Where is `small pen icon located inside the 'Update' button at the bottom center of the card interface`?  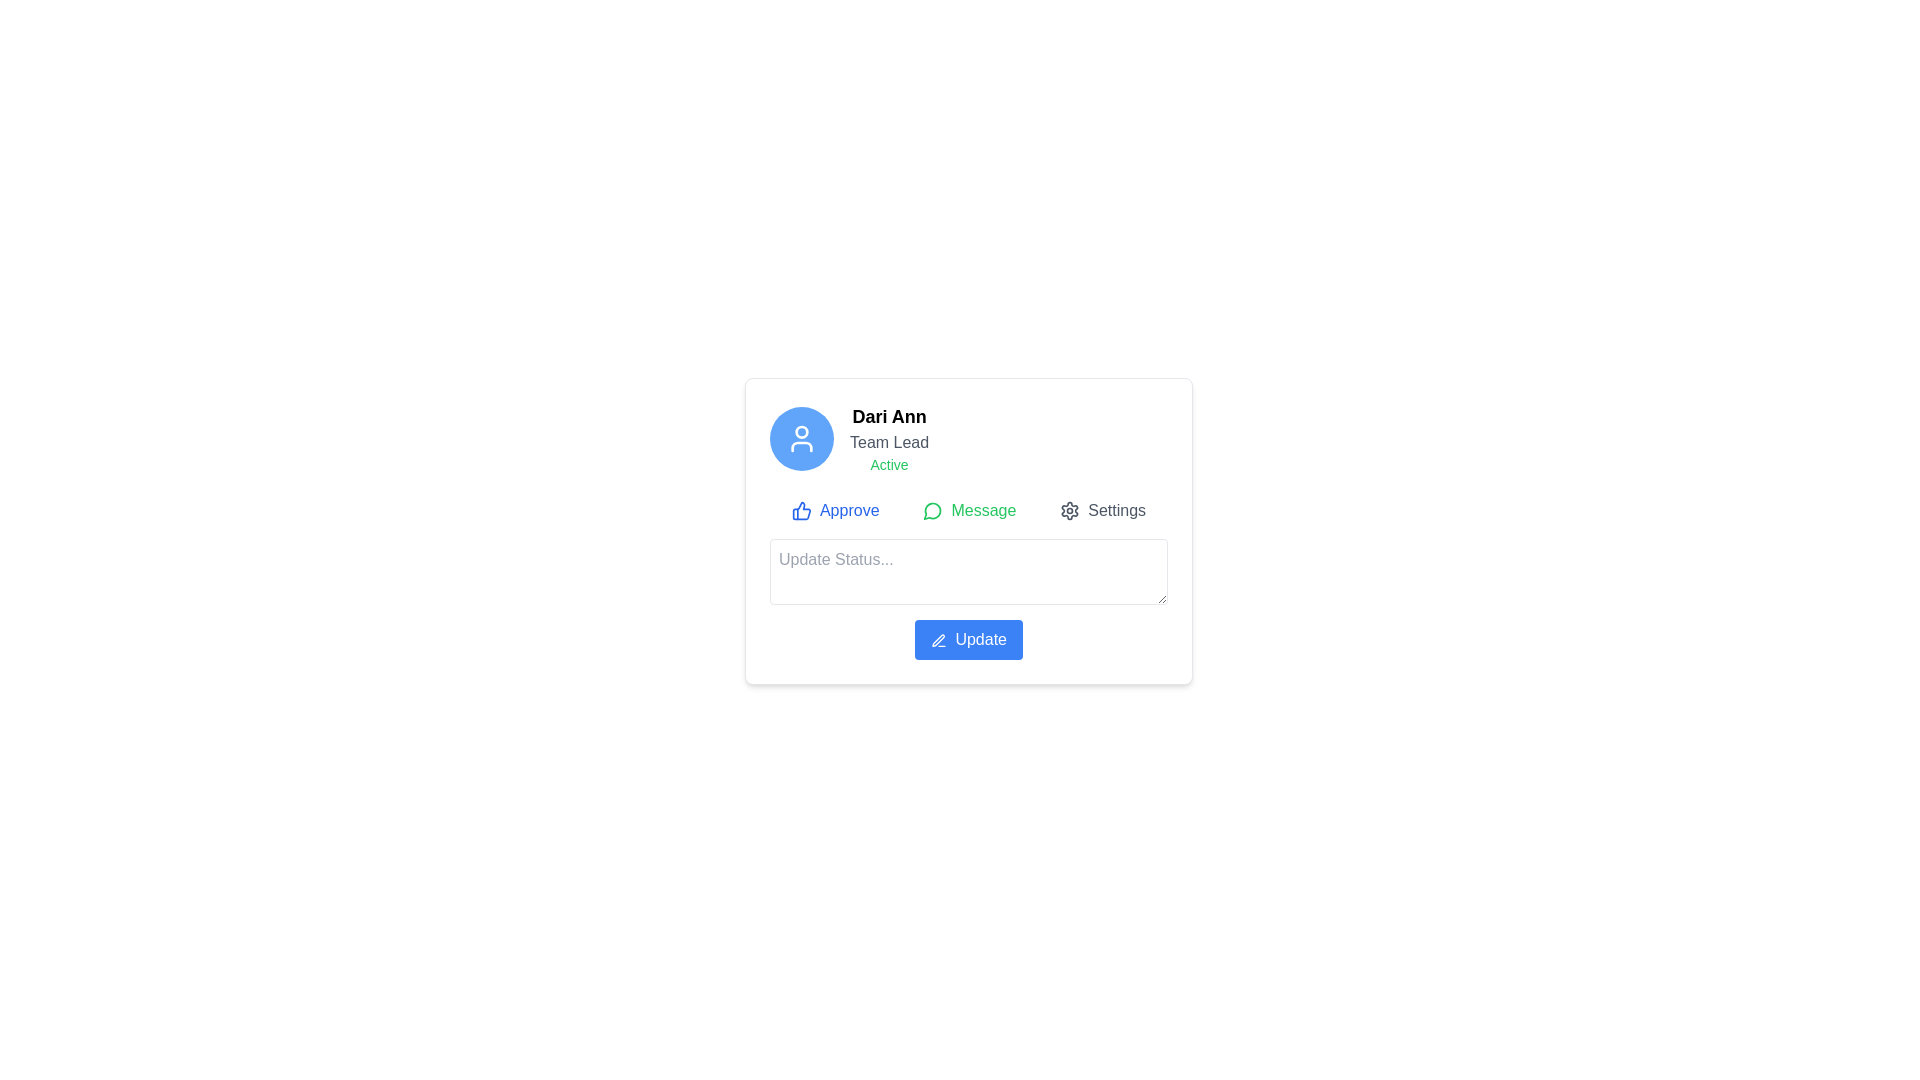 small pen icon located inside the 'Update' button at the bottom center of the card interface is located at coordinates (937, 640).